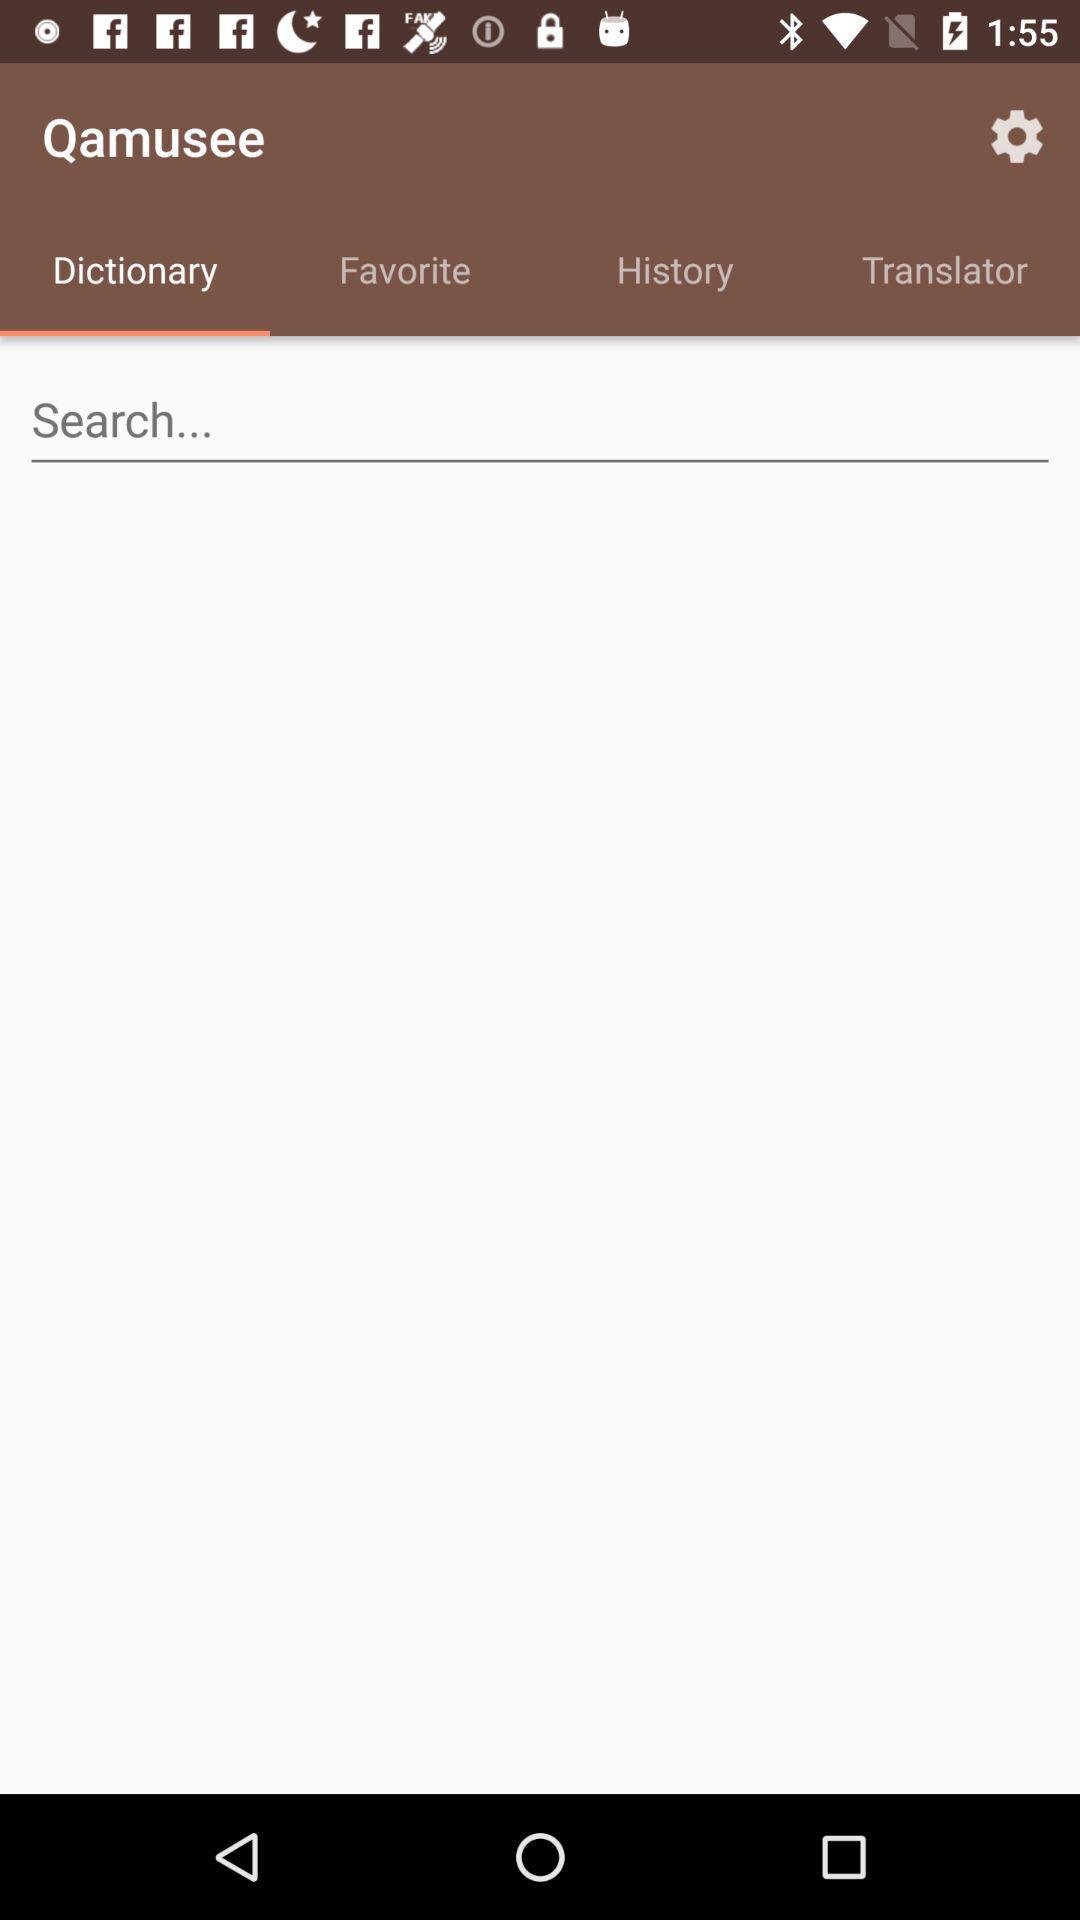 The height and width of the screenshot is (1920, 1080). What do you see at coordinates (675, 272) in the screenshot?
I see `the item next to translator item` at bounding box center [675, 272].